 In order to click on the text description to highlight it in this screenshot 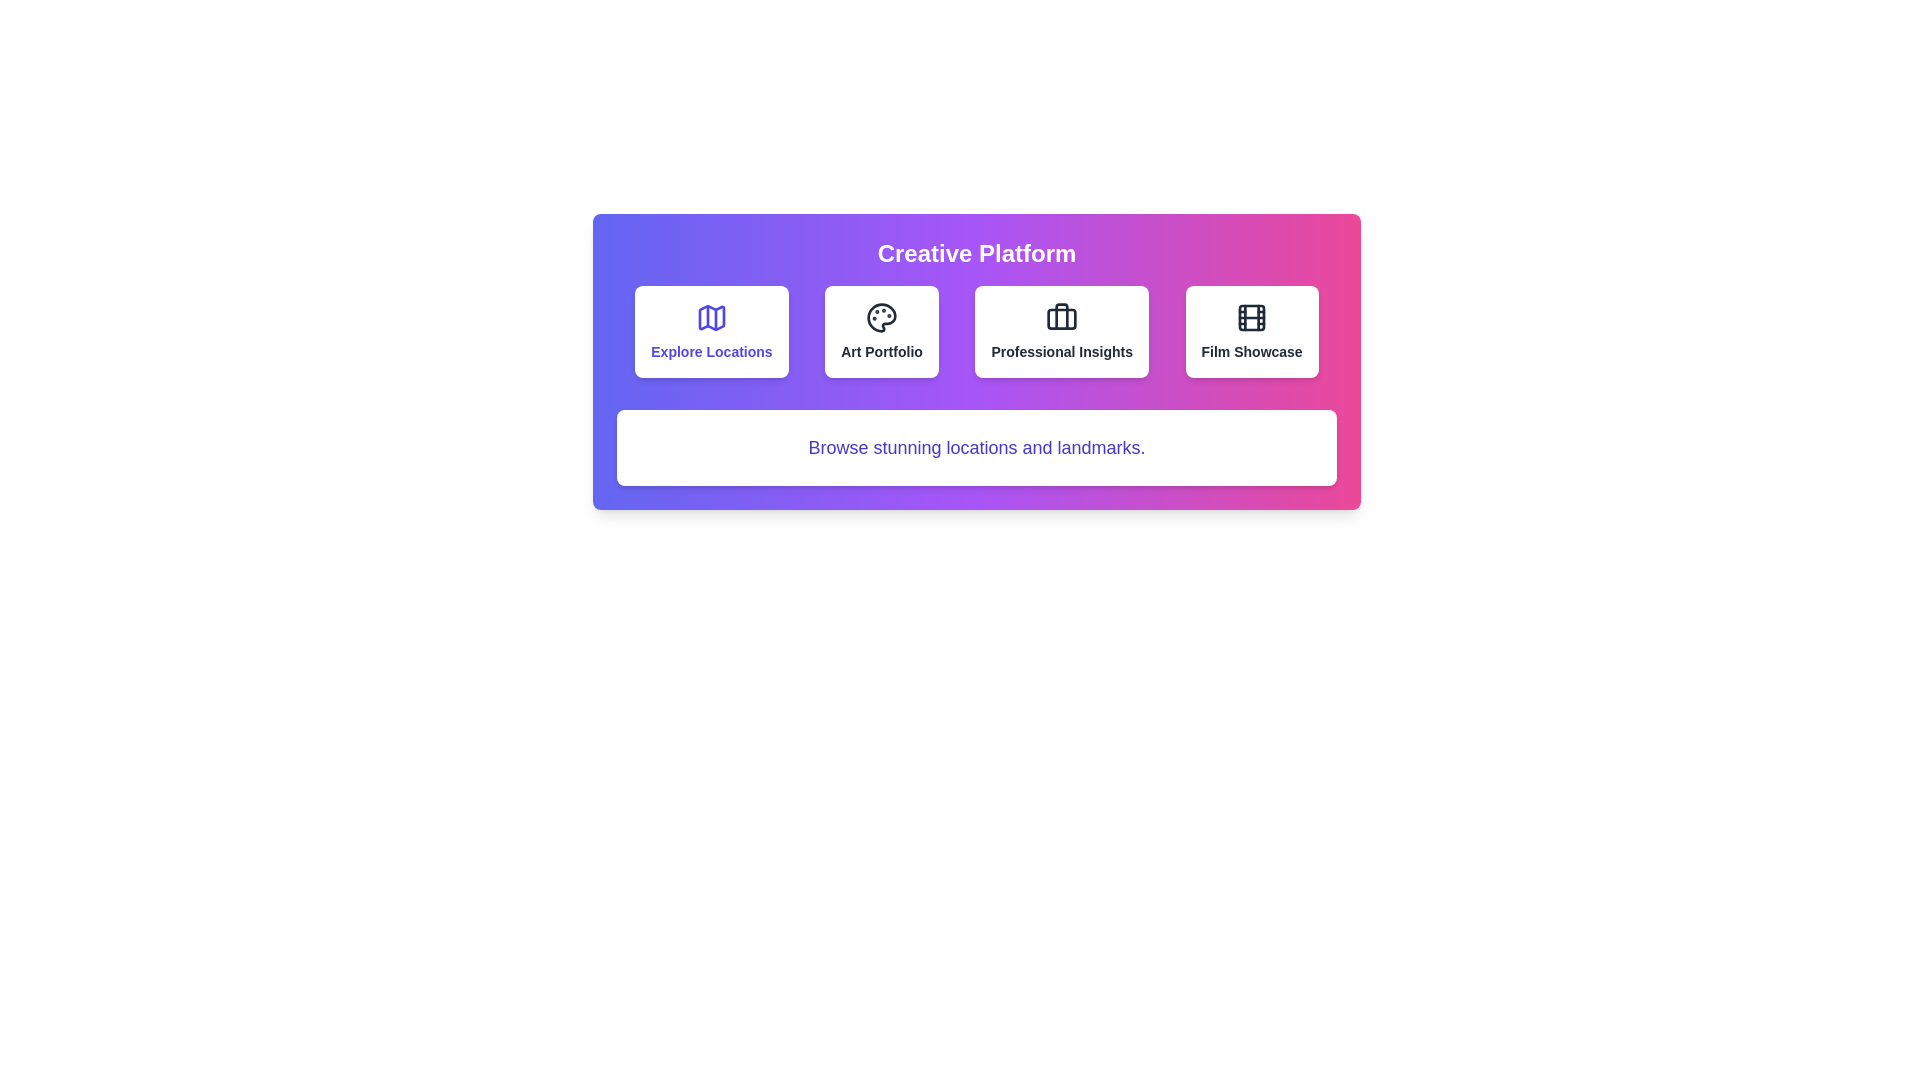, I will do `click(977, 446)`.